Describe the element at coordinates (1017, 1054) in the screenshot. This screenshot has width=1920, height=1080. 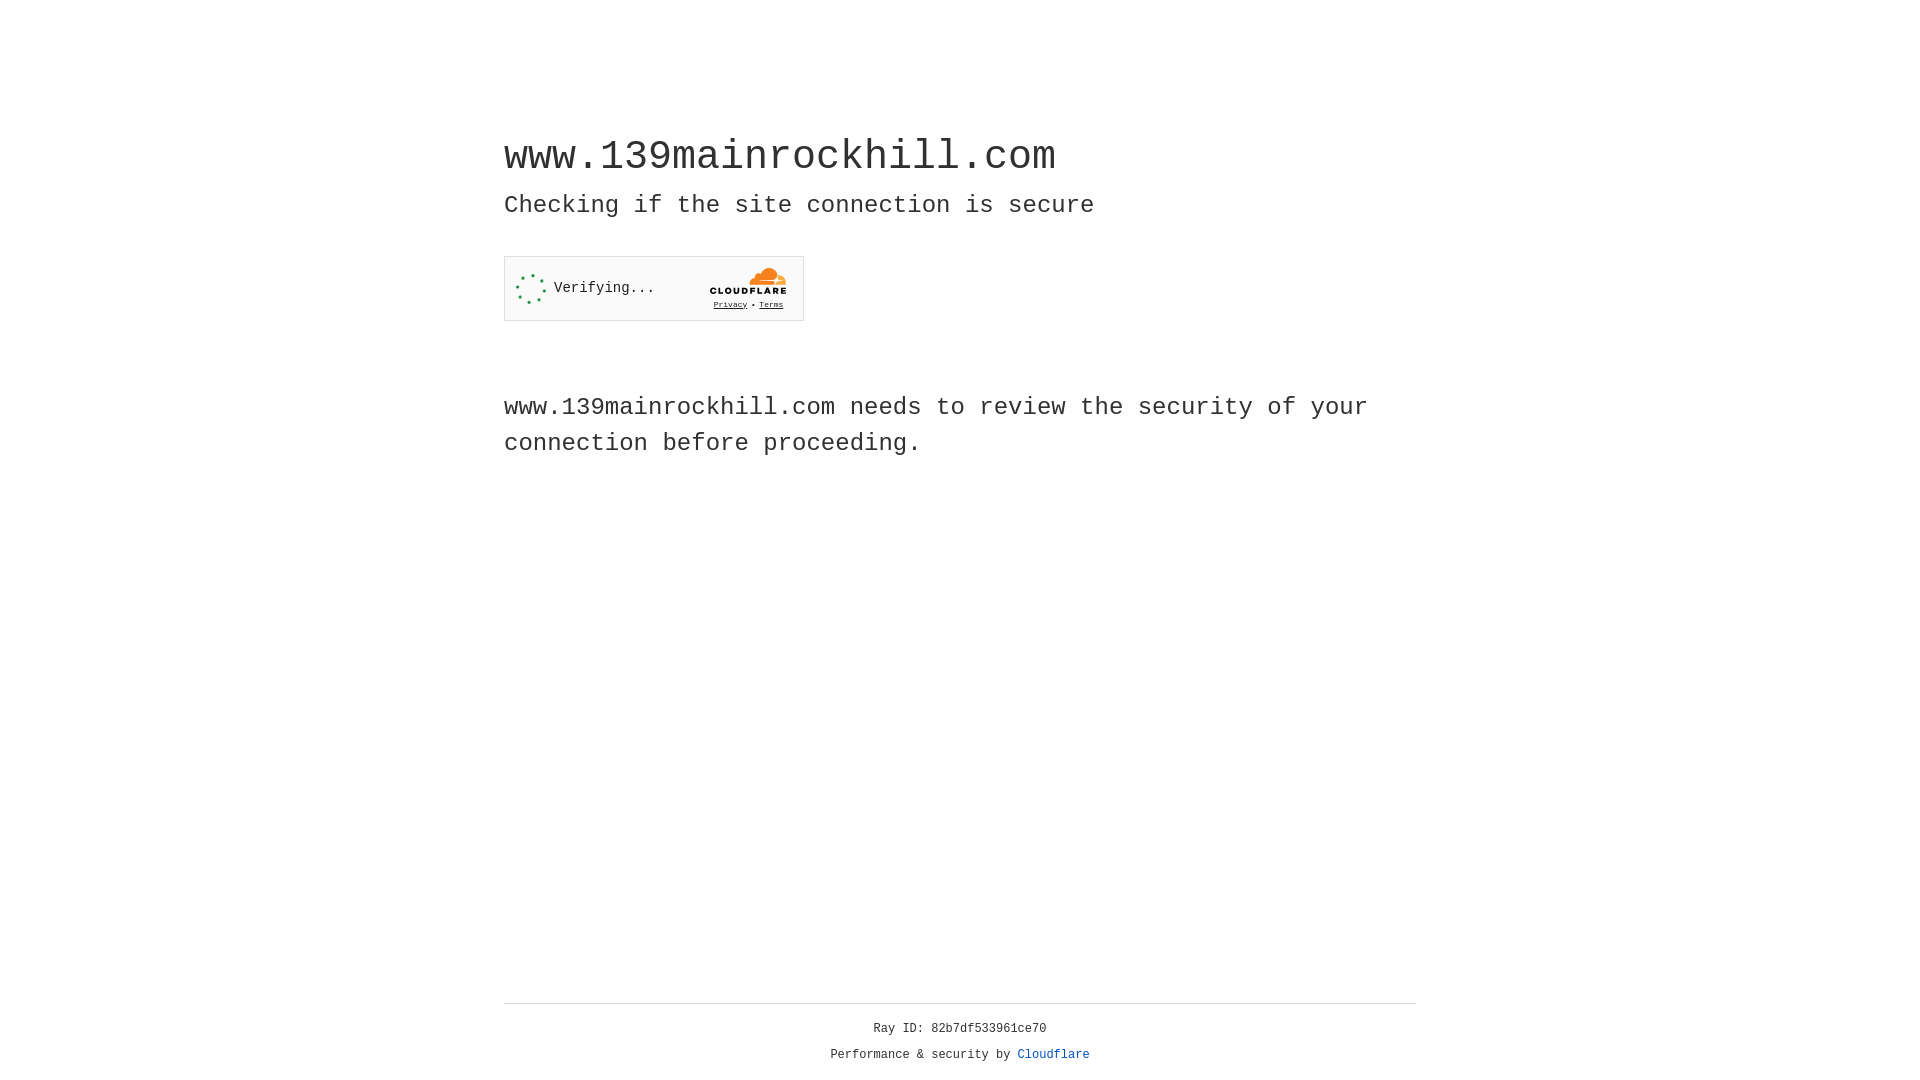
I see `'Cloudflare'` at that location.